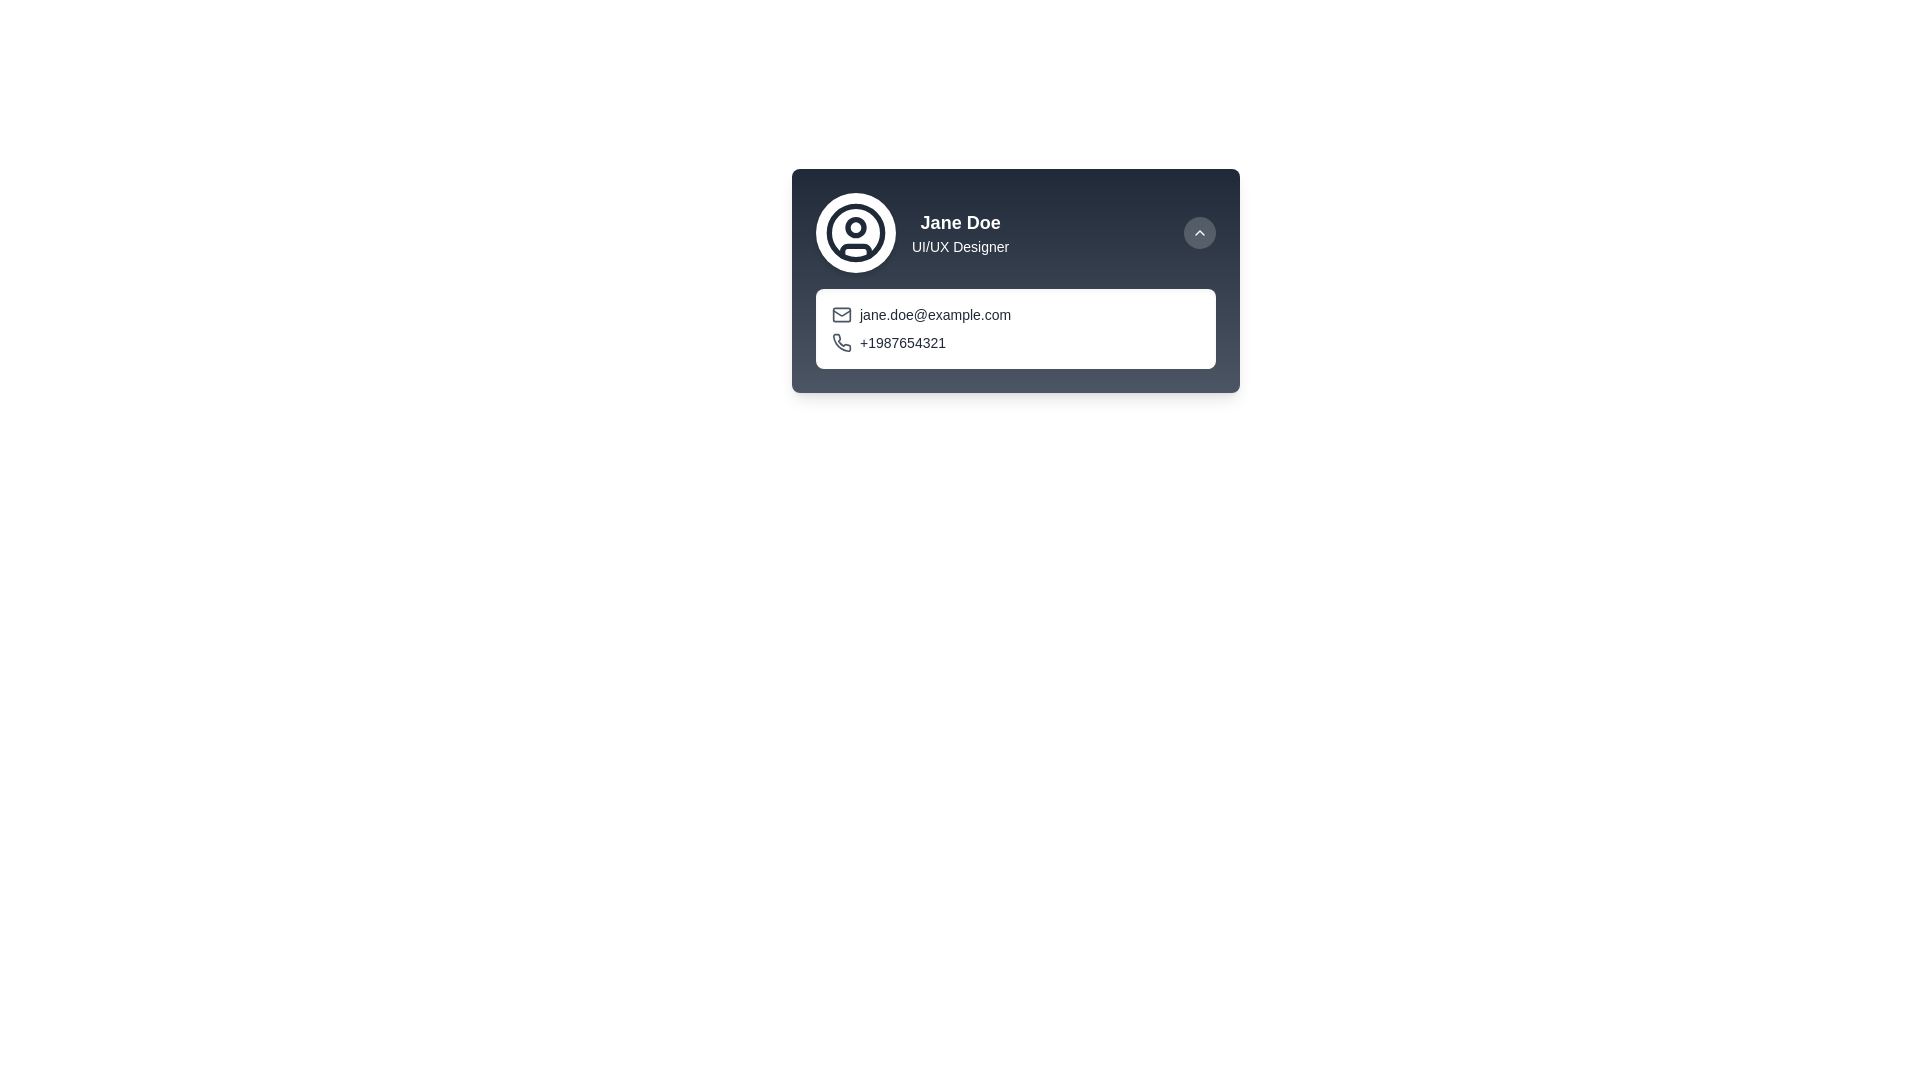 This screenshot has width=1920, height=1080. I want to click on text displayed in the Text Label that shows the name 'Jane Doe', which is located on the profile card to the right of the avatar, so click(960, 223).